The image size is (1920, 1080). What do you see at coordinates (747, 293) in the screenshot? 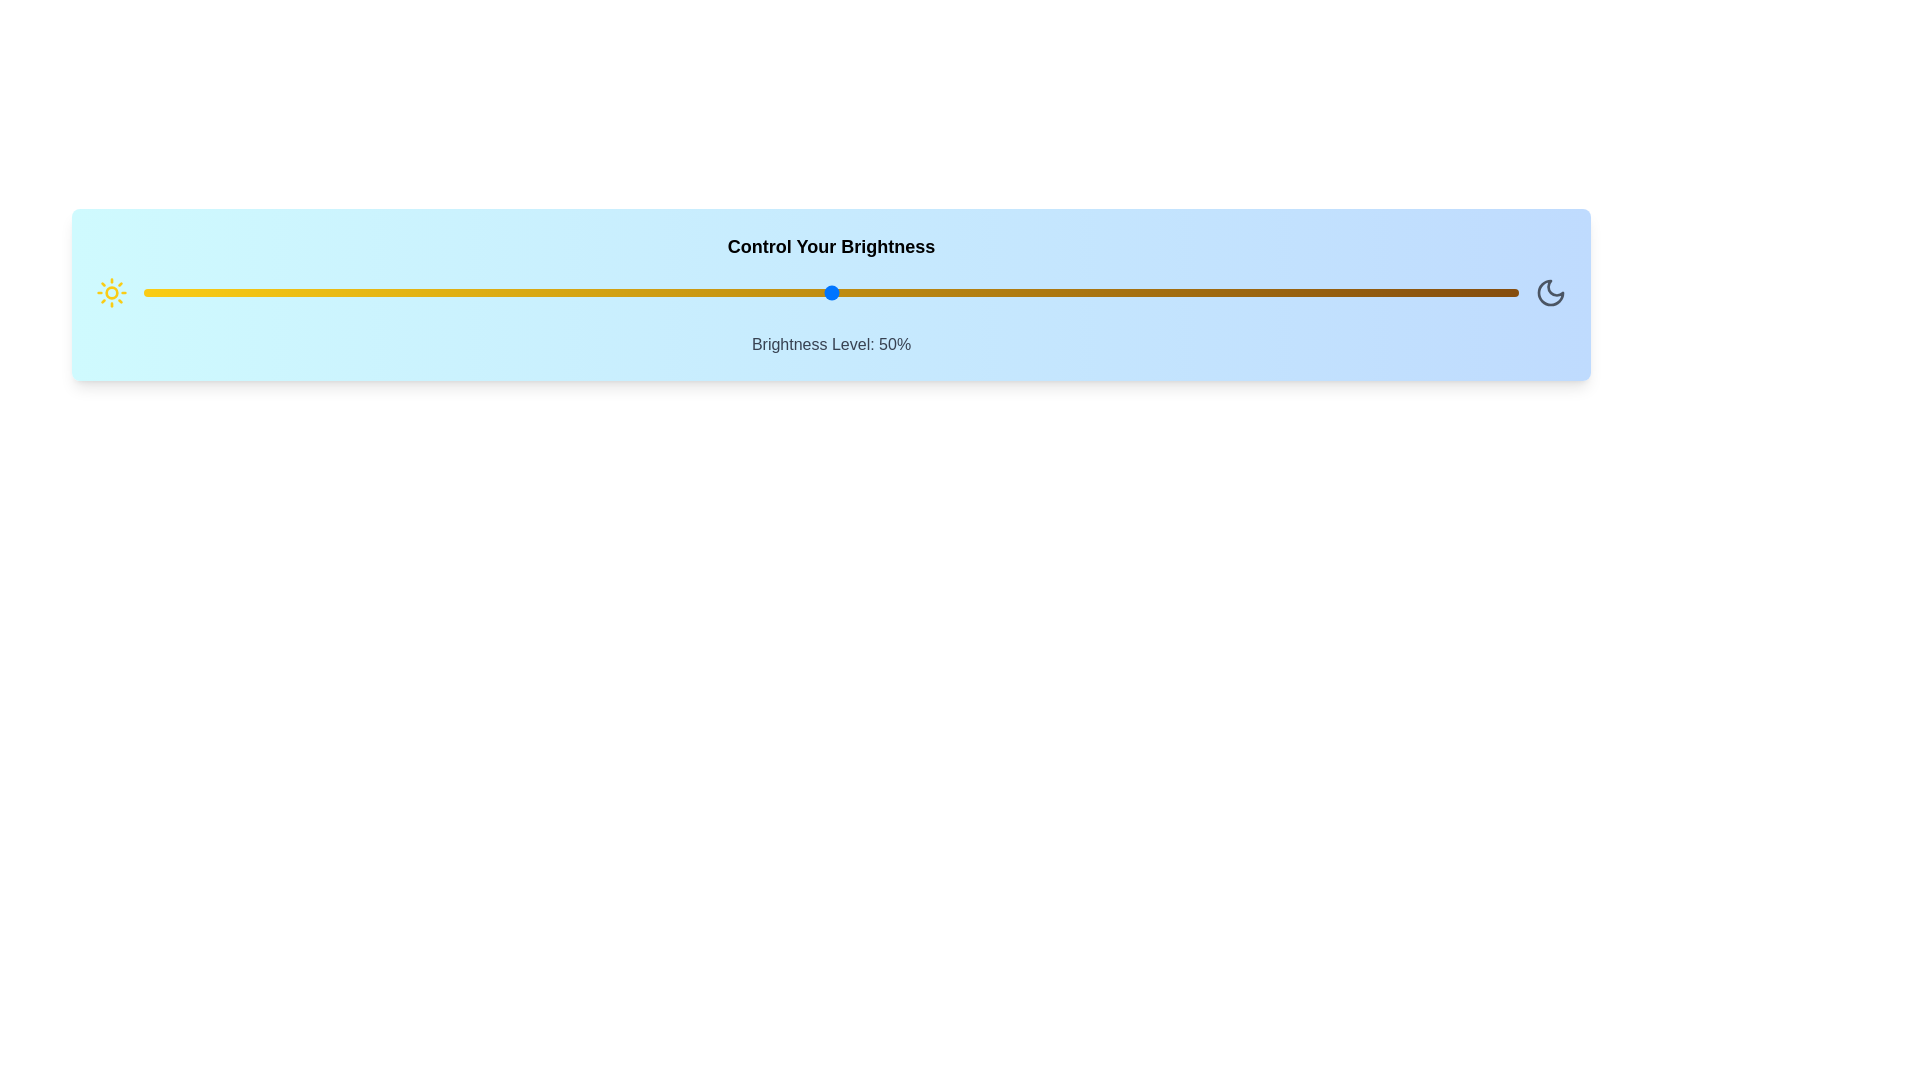
I see `the brightness to 44% using the slider` at bounding box center [747, 293].